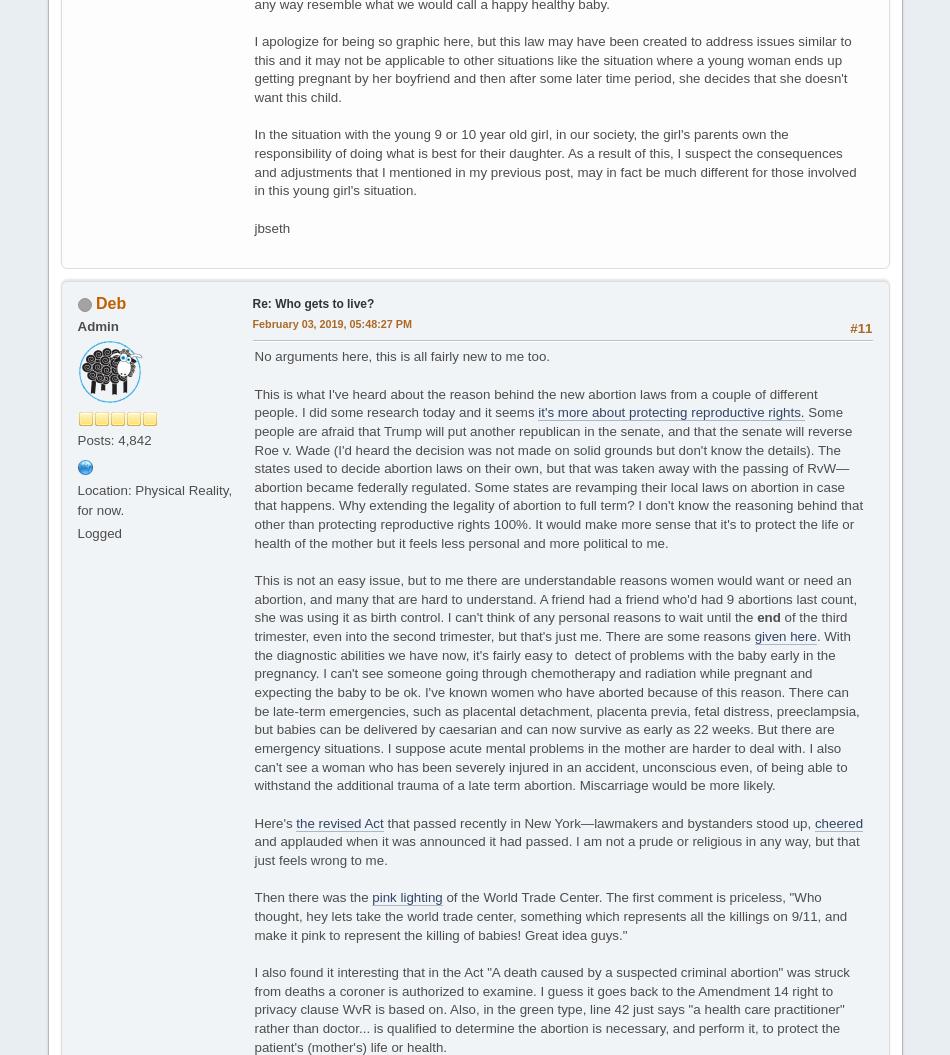 This screenshot has width=950, height=1055. I want to click on 'Then there was the', so click(312, 896).